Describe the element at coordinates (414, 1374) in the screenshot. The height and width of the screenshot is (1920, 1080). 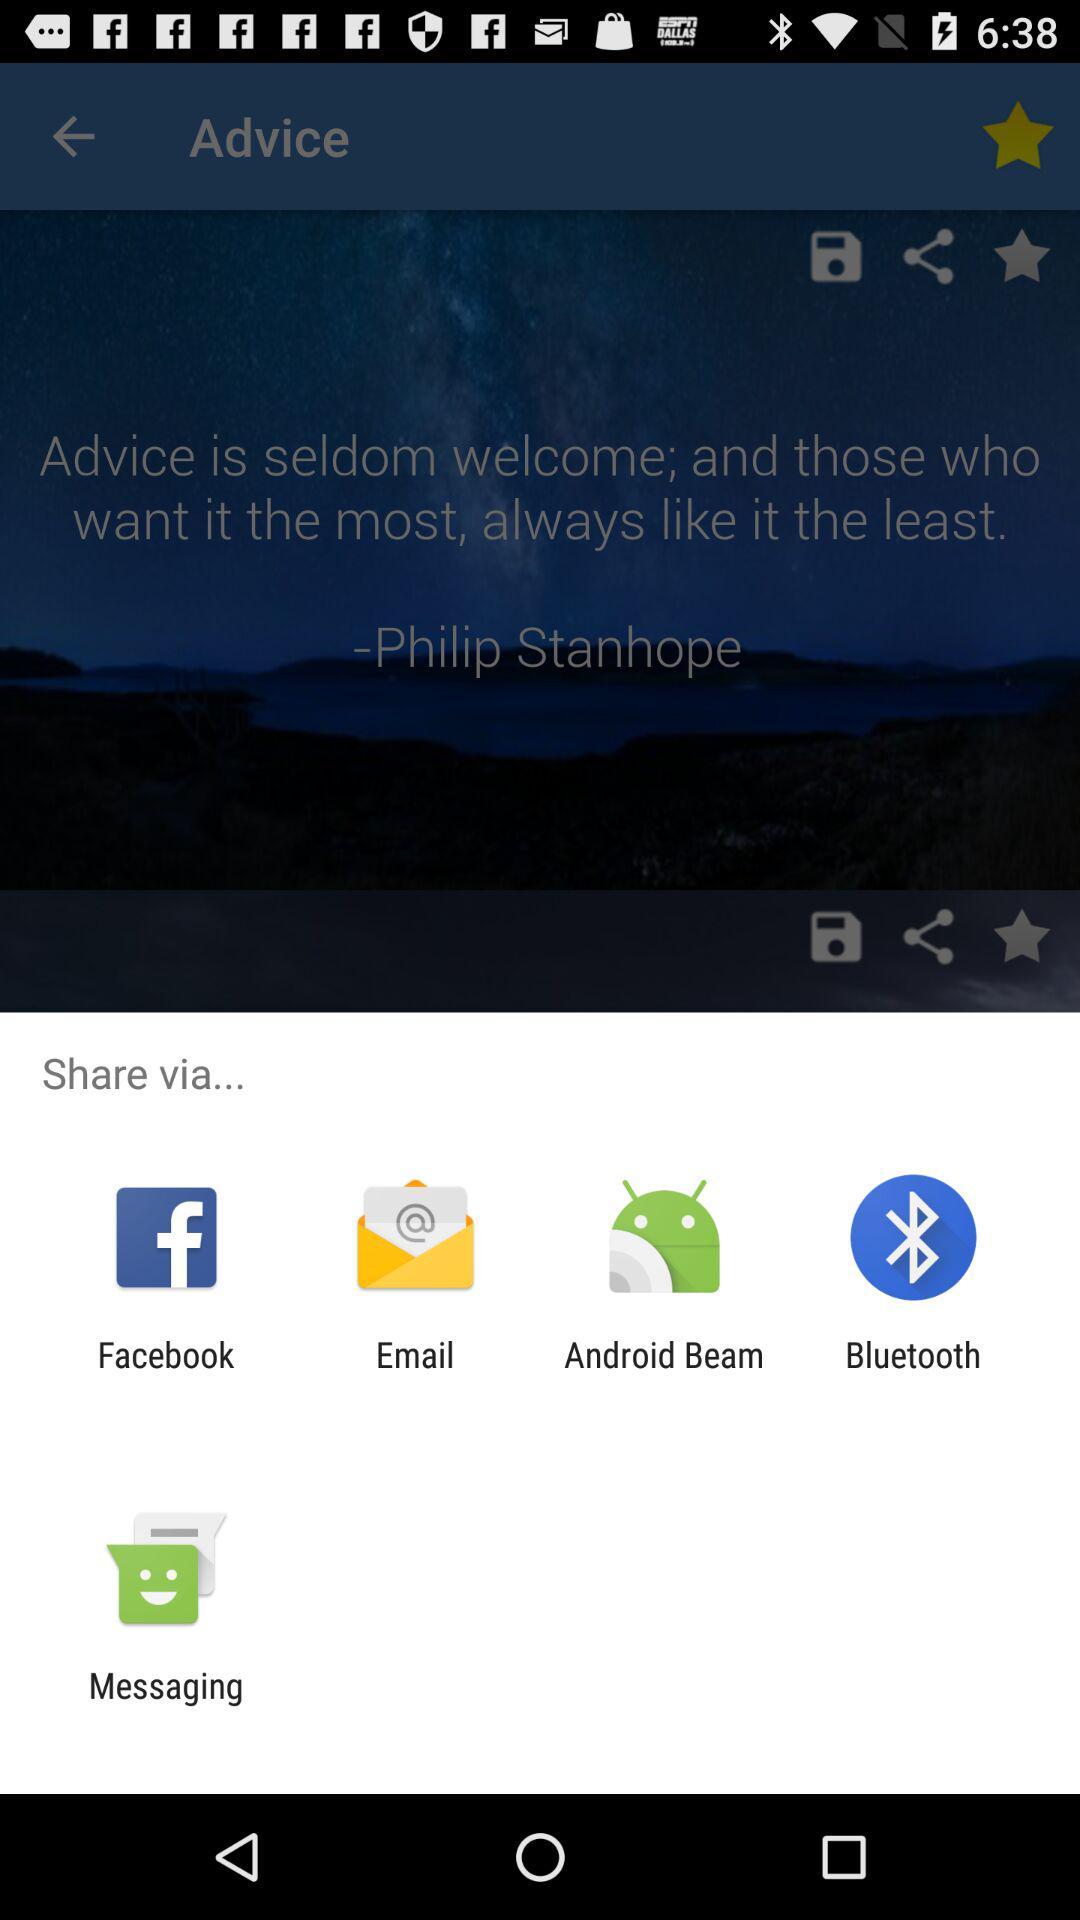
I see `the app to the left of android beam item` at that location.